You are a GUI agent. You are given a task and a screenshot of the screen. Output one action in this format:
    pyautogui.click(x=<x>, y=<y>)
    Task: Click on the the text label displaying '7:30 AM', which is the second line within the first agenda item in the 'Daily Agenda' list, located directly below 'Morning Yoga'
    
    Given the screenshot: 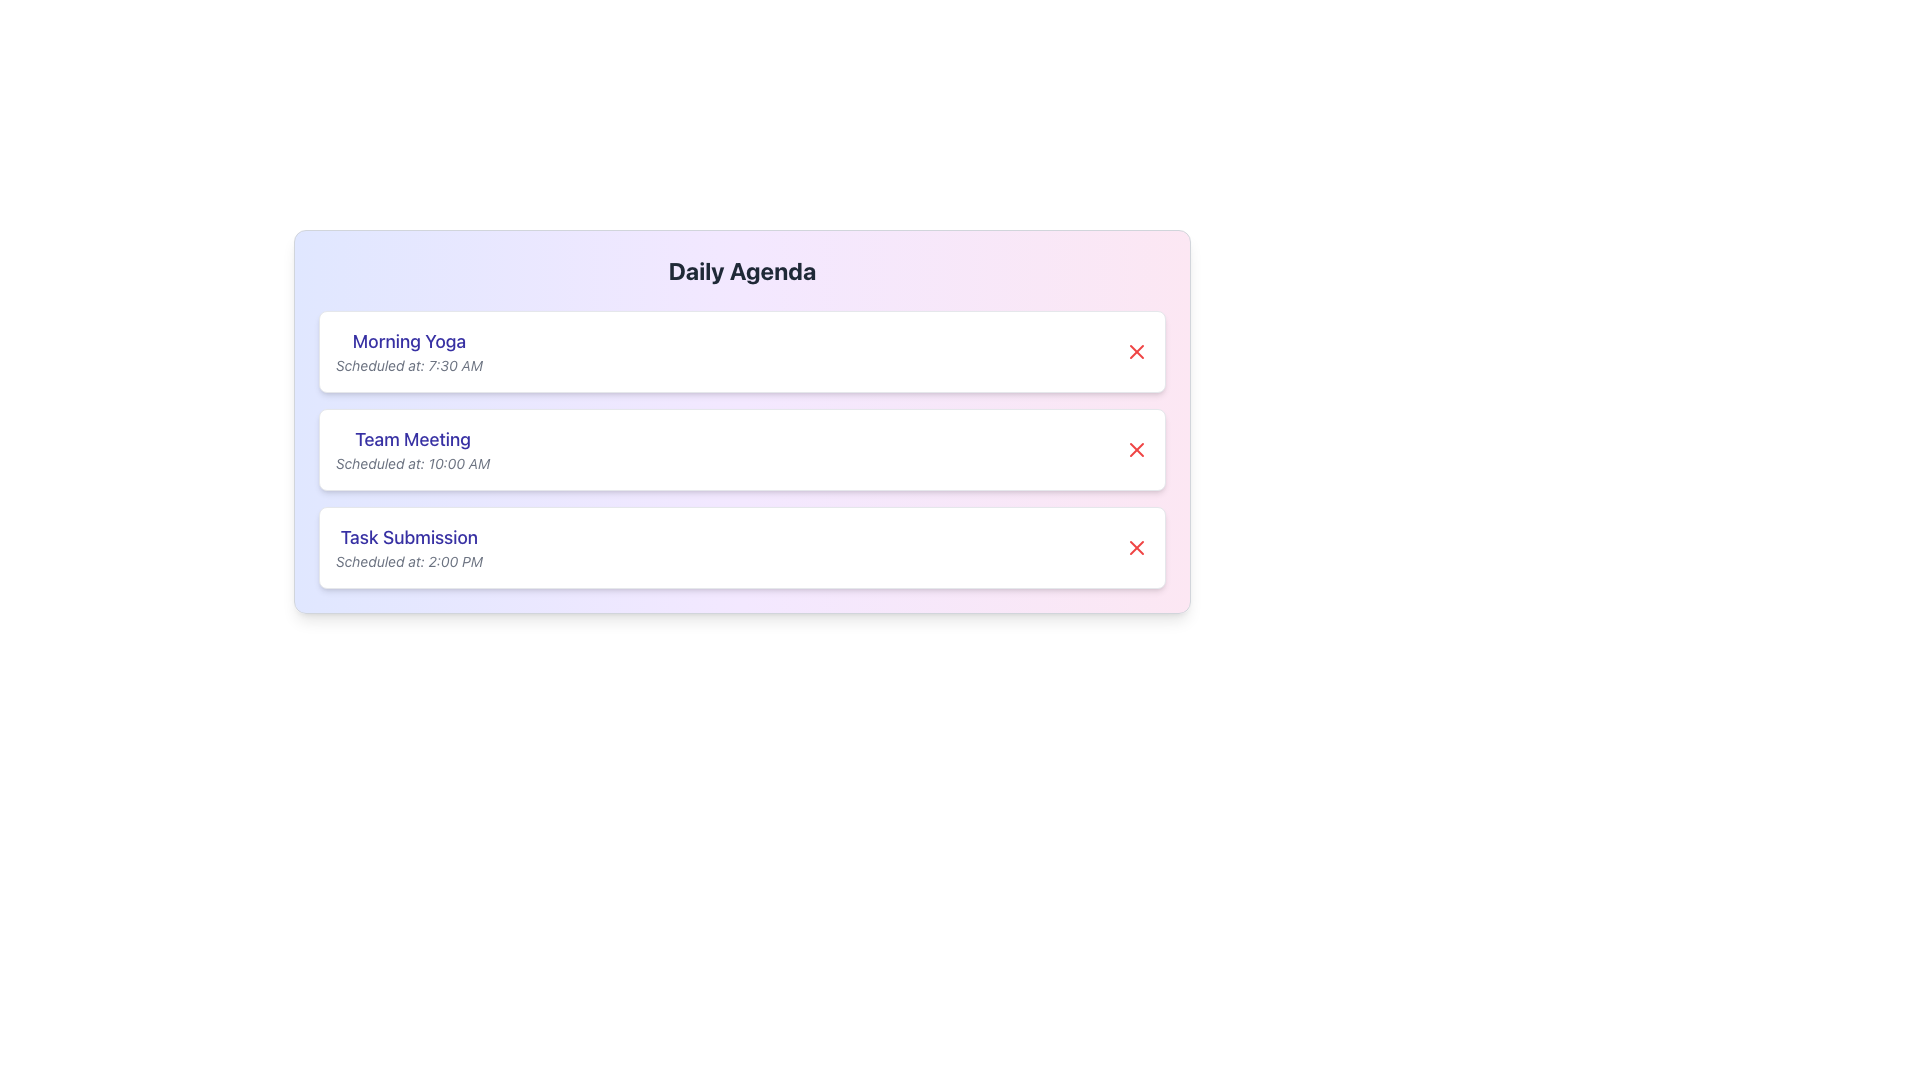 What is the action you would take?
    pyautogui.click(x=408, y=366)
    